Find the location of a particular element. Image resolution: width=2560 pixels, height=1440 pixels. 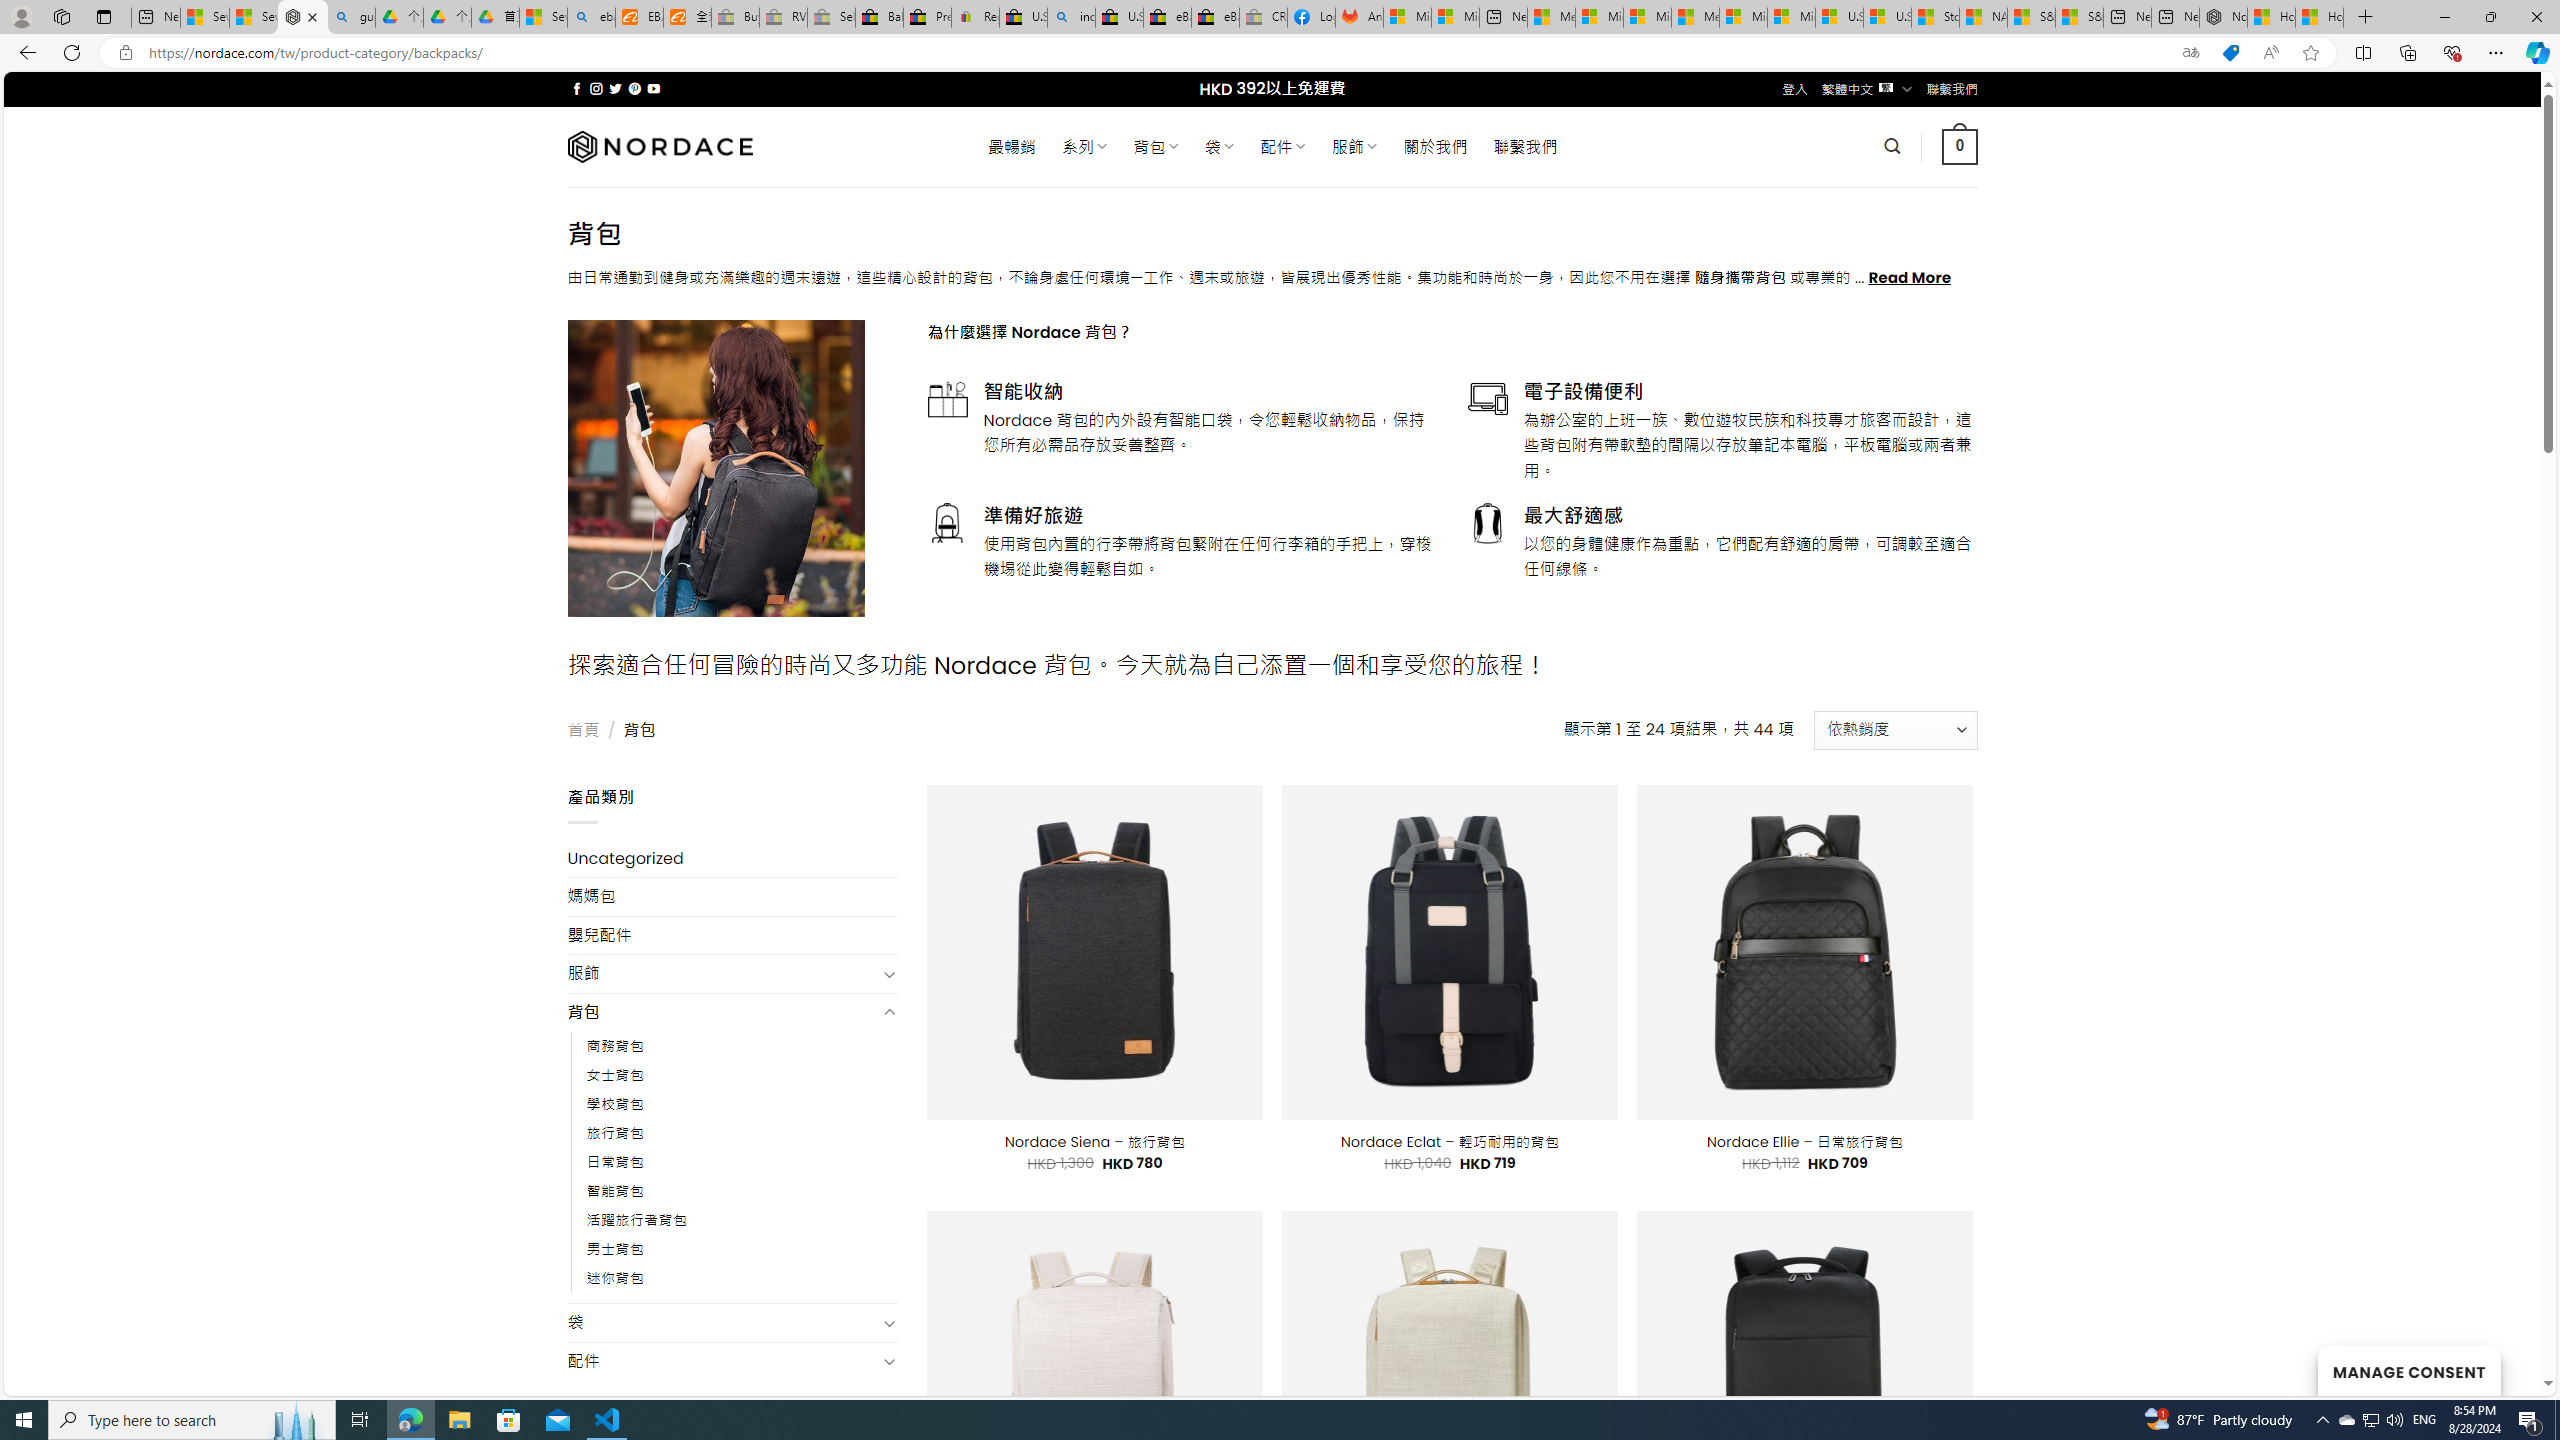

'Microsoft account | Home' is located at coordinates (1646, 16).